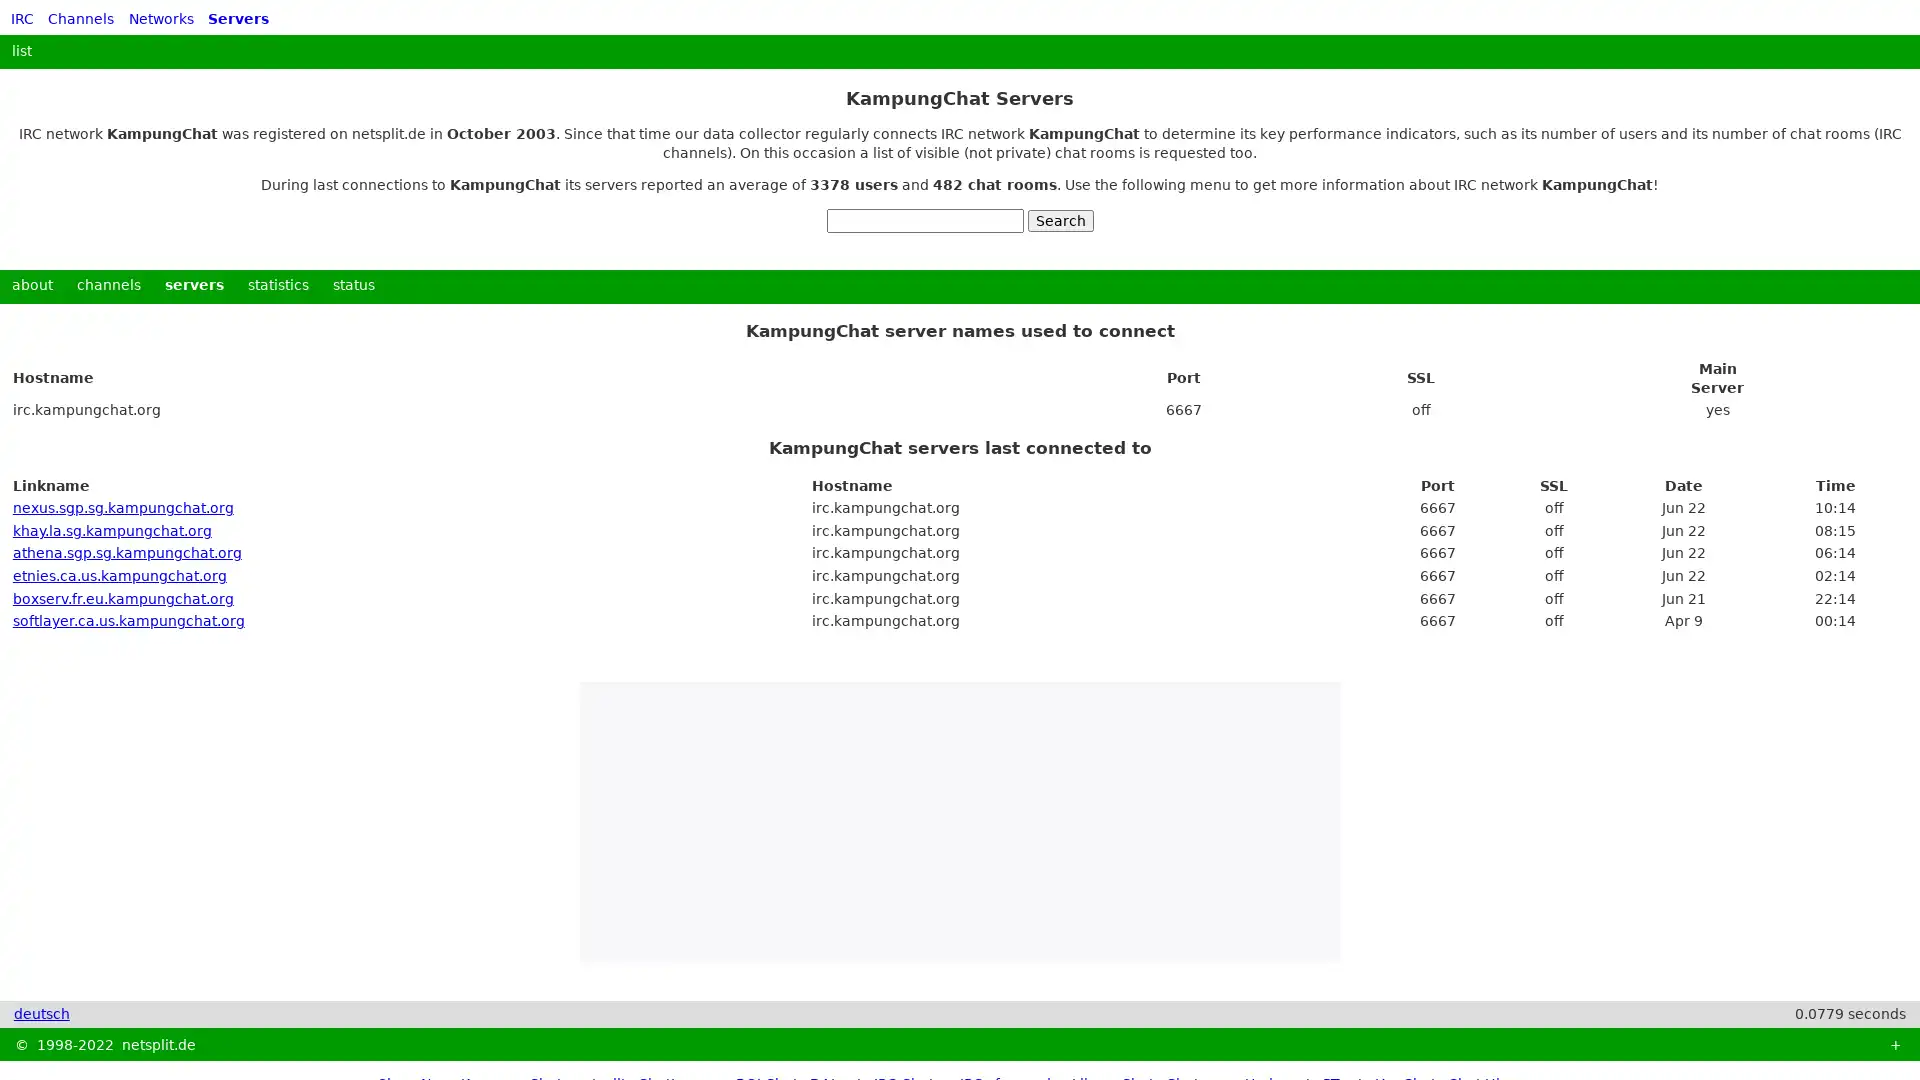  Describe the element at coordinates (1059, 219) in the screenshot. I see `Search` at that location.